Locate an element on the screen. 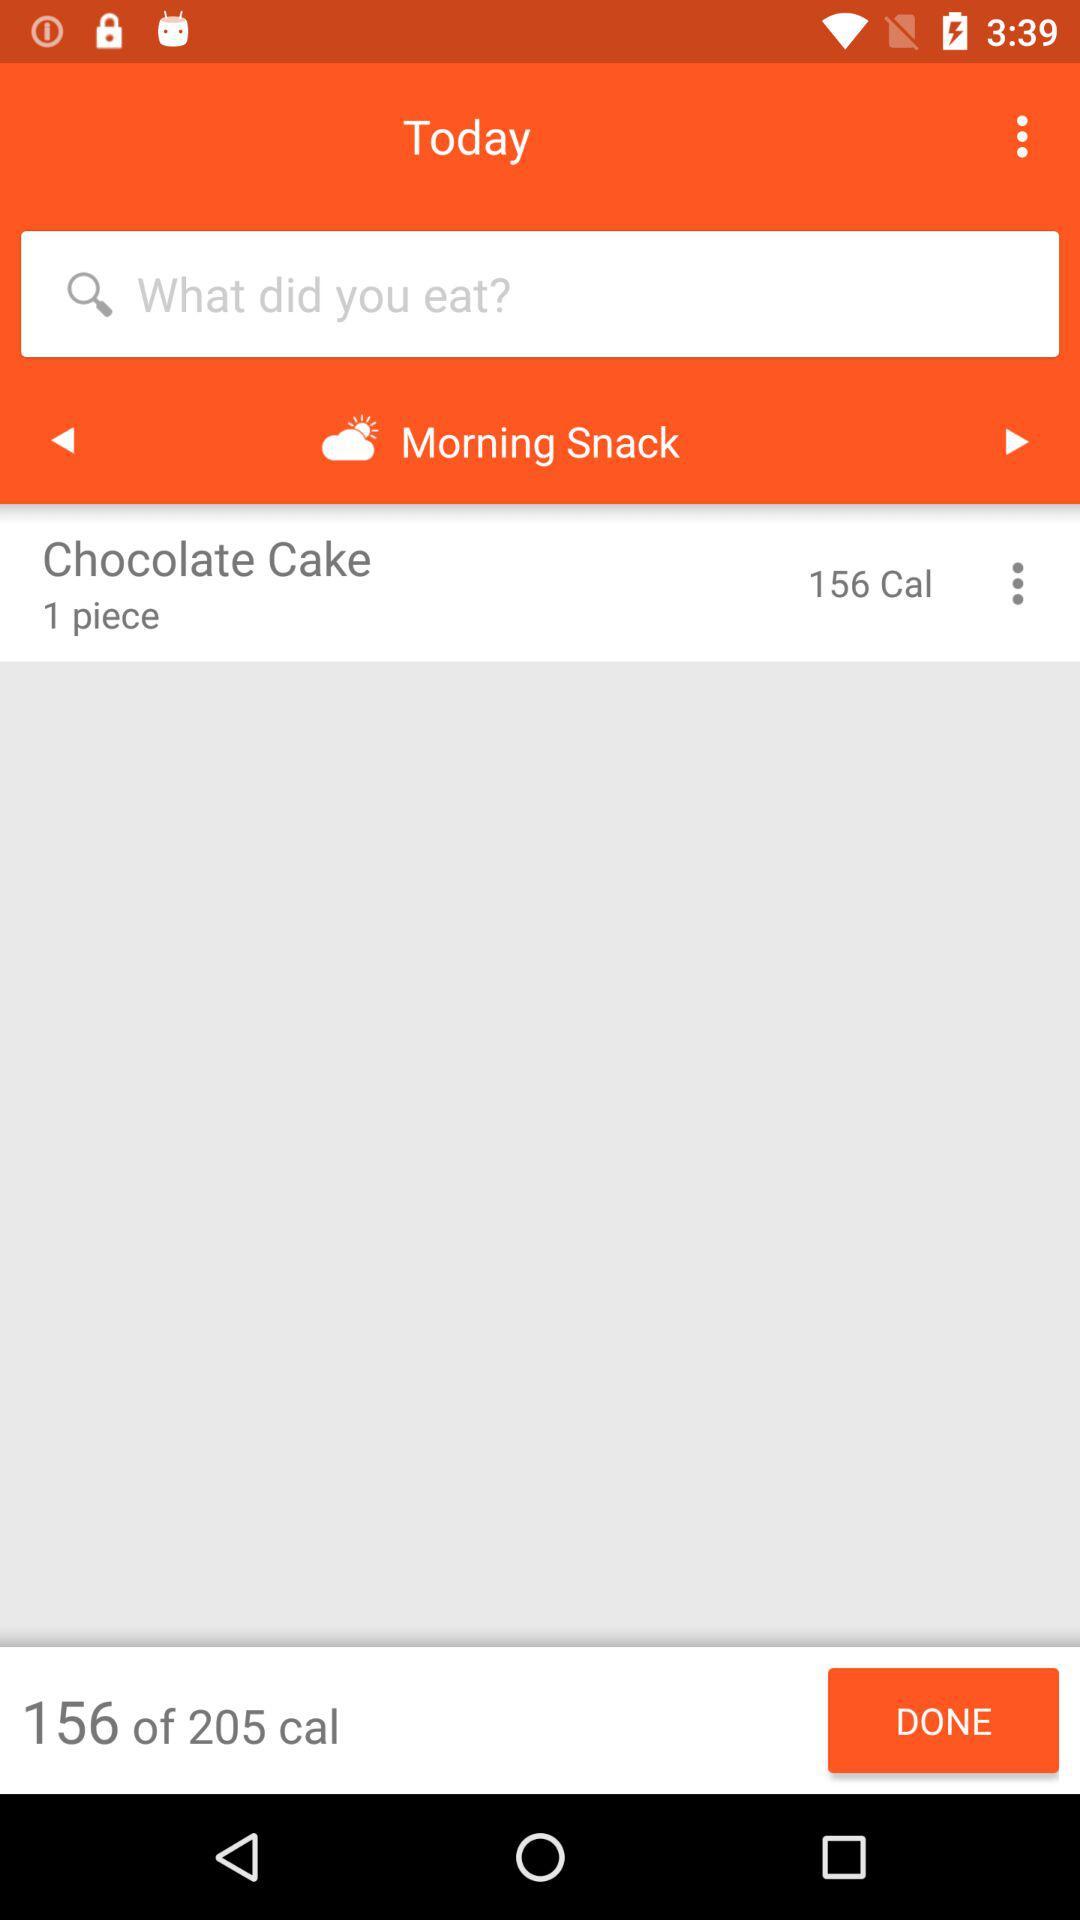 This screenshot has height=1920, width=1080. the play icon is located at coordinates (1017, 440).